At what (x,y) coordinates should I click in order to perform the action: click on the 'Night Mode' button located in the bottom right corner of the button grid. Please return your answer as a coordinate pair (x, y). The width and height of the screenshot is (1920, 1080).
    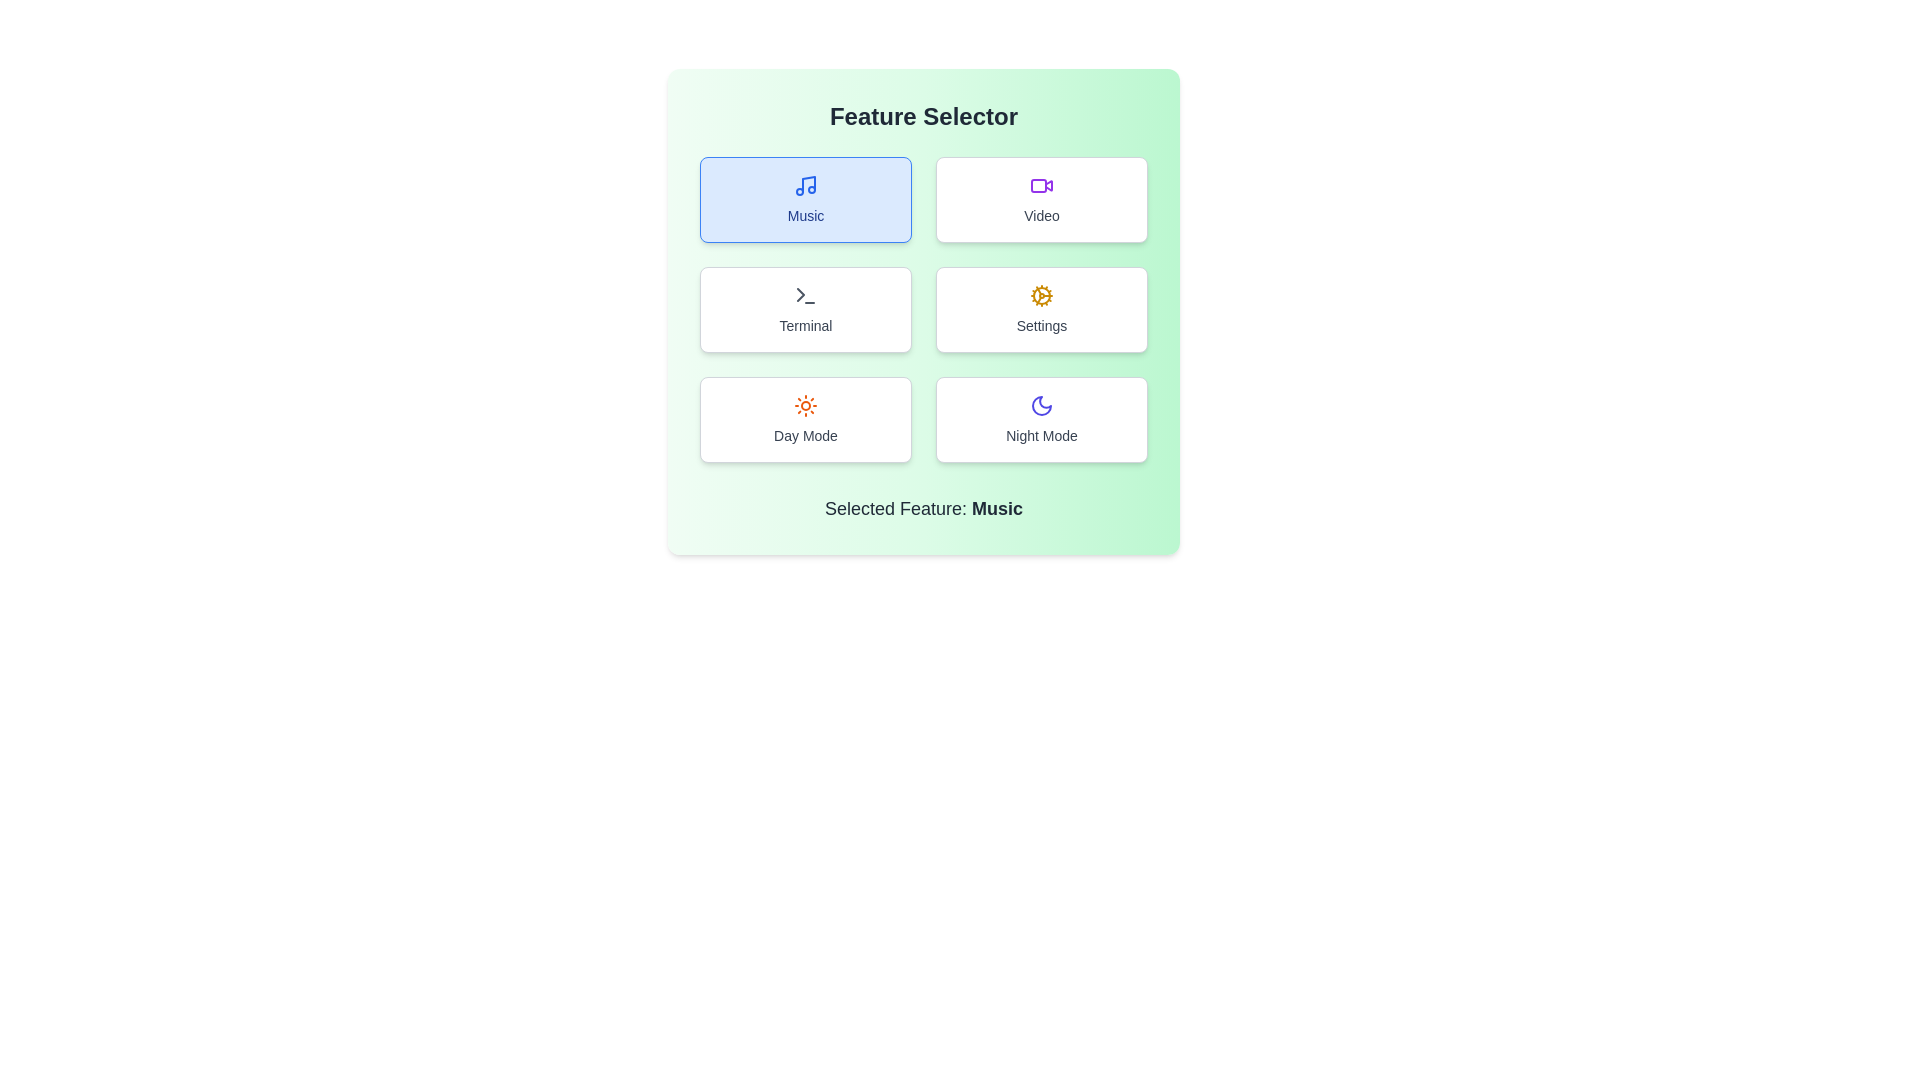
    Looking at the image, I should click on (1040, 419).